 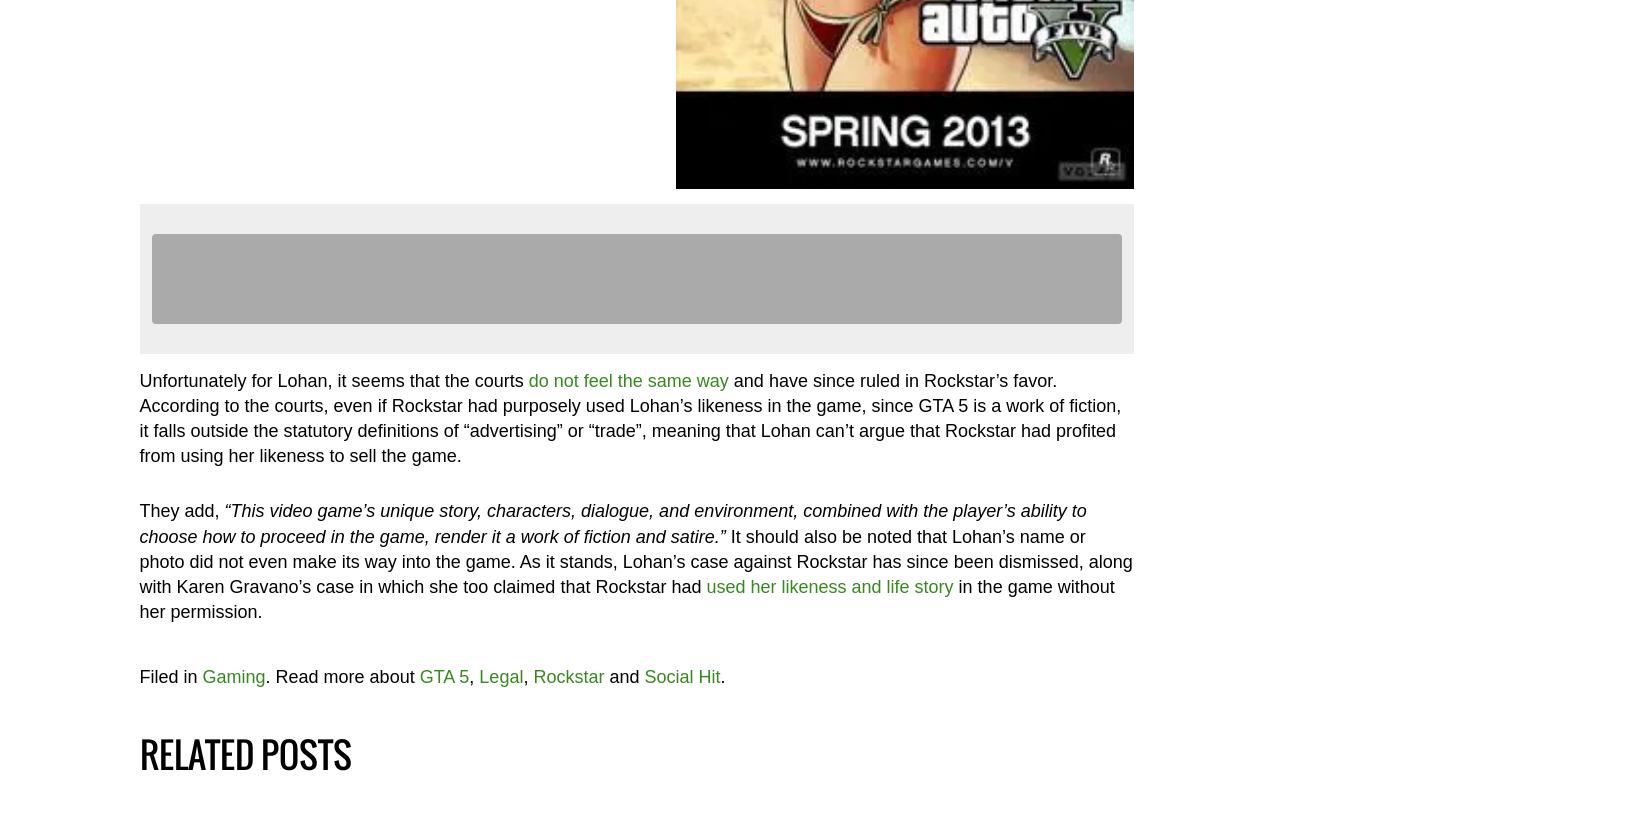 What do you see at coordinates (603, 675) in the screenshot?
I see `'and'` at bounding box center [603, 675].